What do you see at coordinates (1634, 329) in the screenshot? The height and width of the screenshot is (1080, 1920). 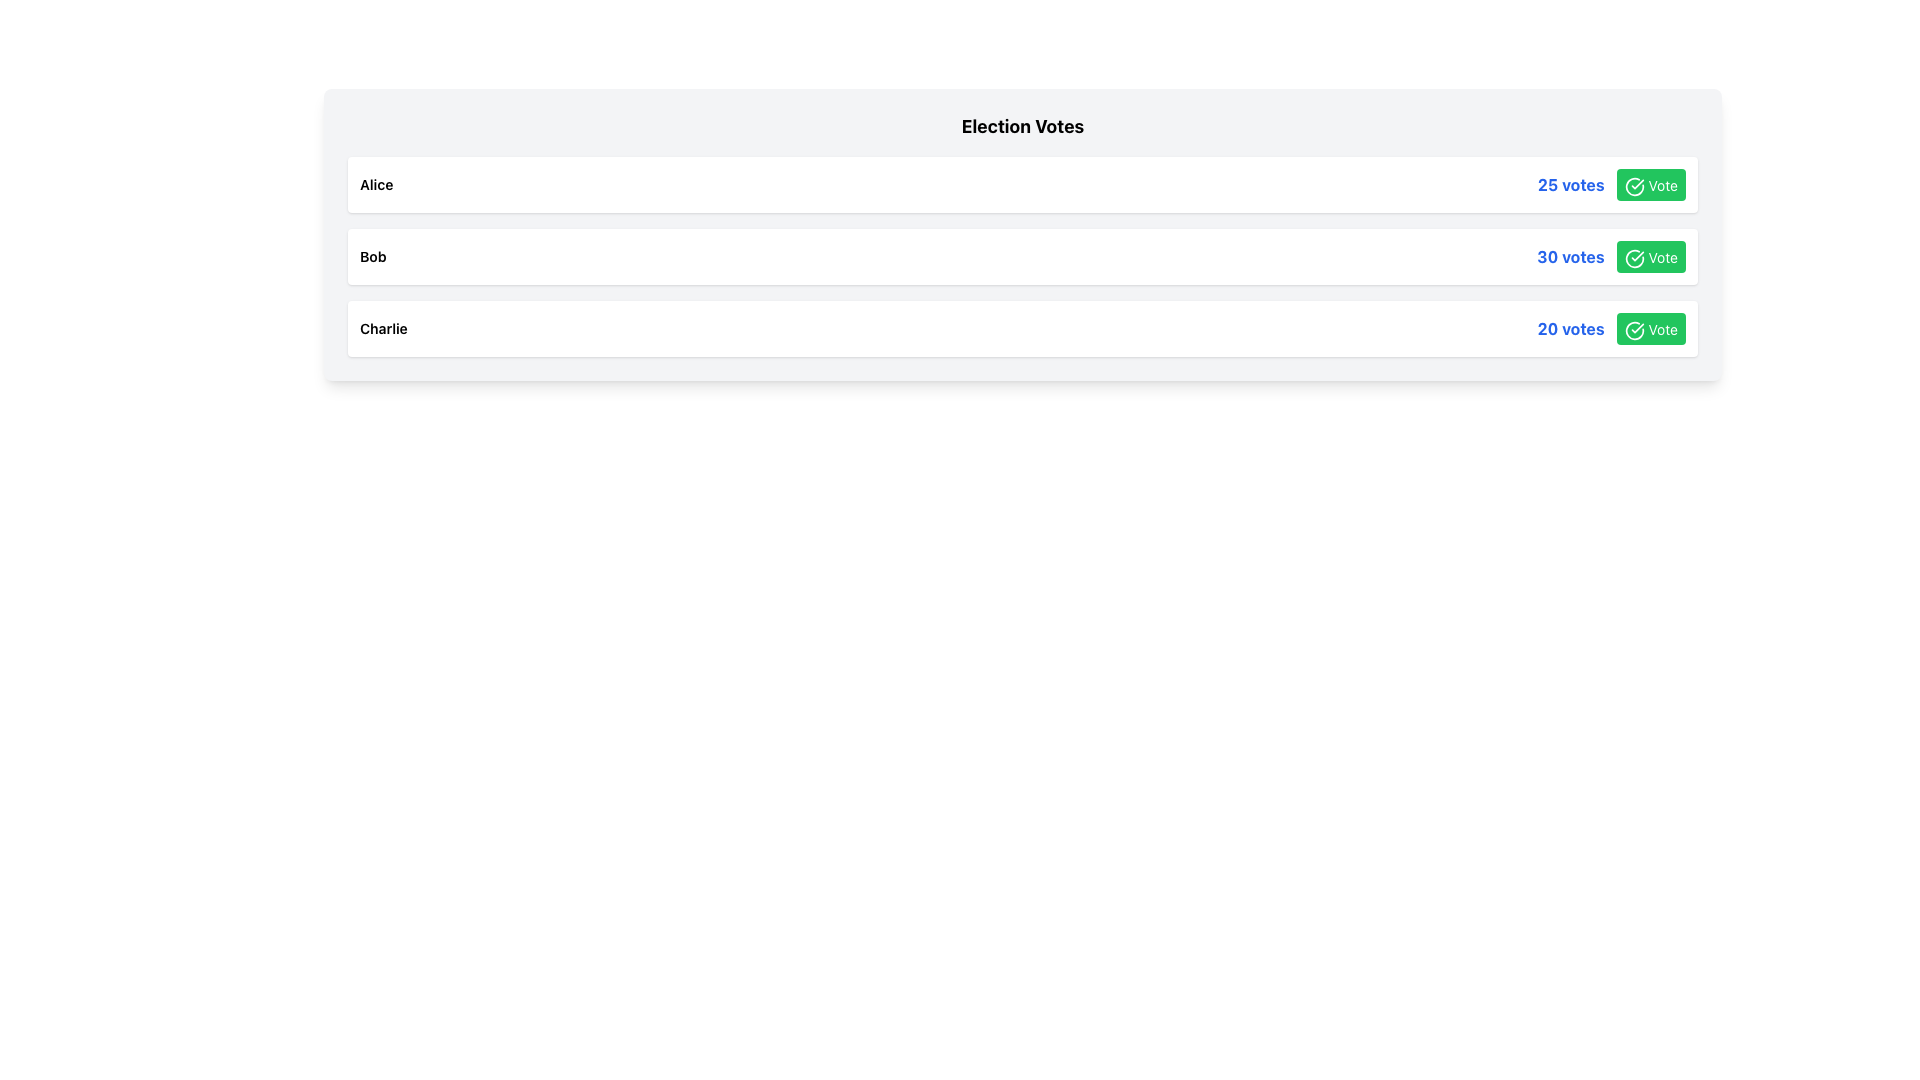 I see `the SVG icon within the green rectangular button labeled 'Vote' located in the third row of the list, which represents a successful action with a checkmark` at bounding box center [1634, 329].